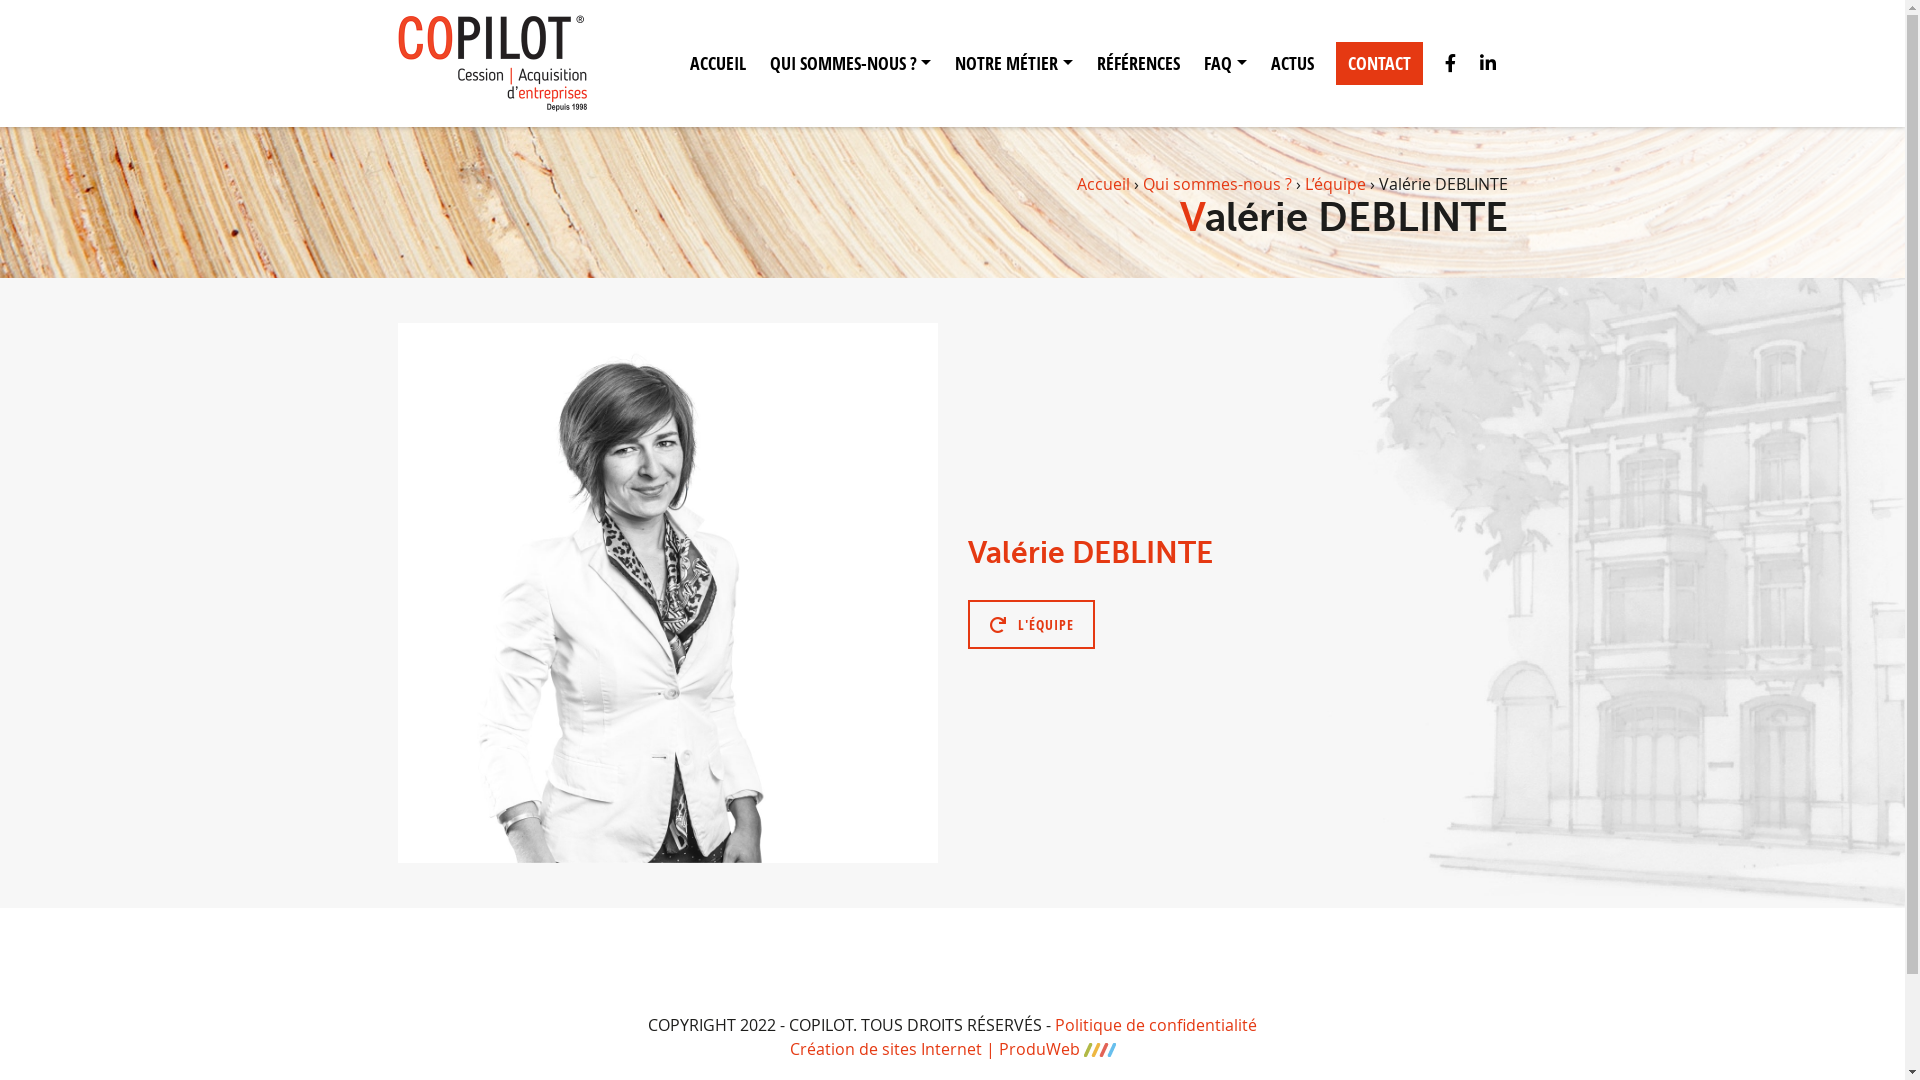 The width and height of the screenshot is (1920, 1080). What do you see at coordinates (718, 62) in the screenshot?
I see `'ACCUEIL'` at bounding box center [718, 62].